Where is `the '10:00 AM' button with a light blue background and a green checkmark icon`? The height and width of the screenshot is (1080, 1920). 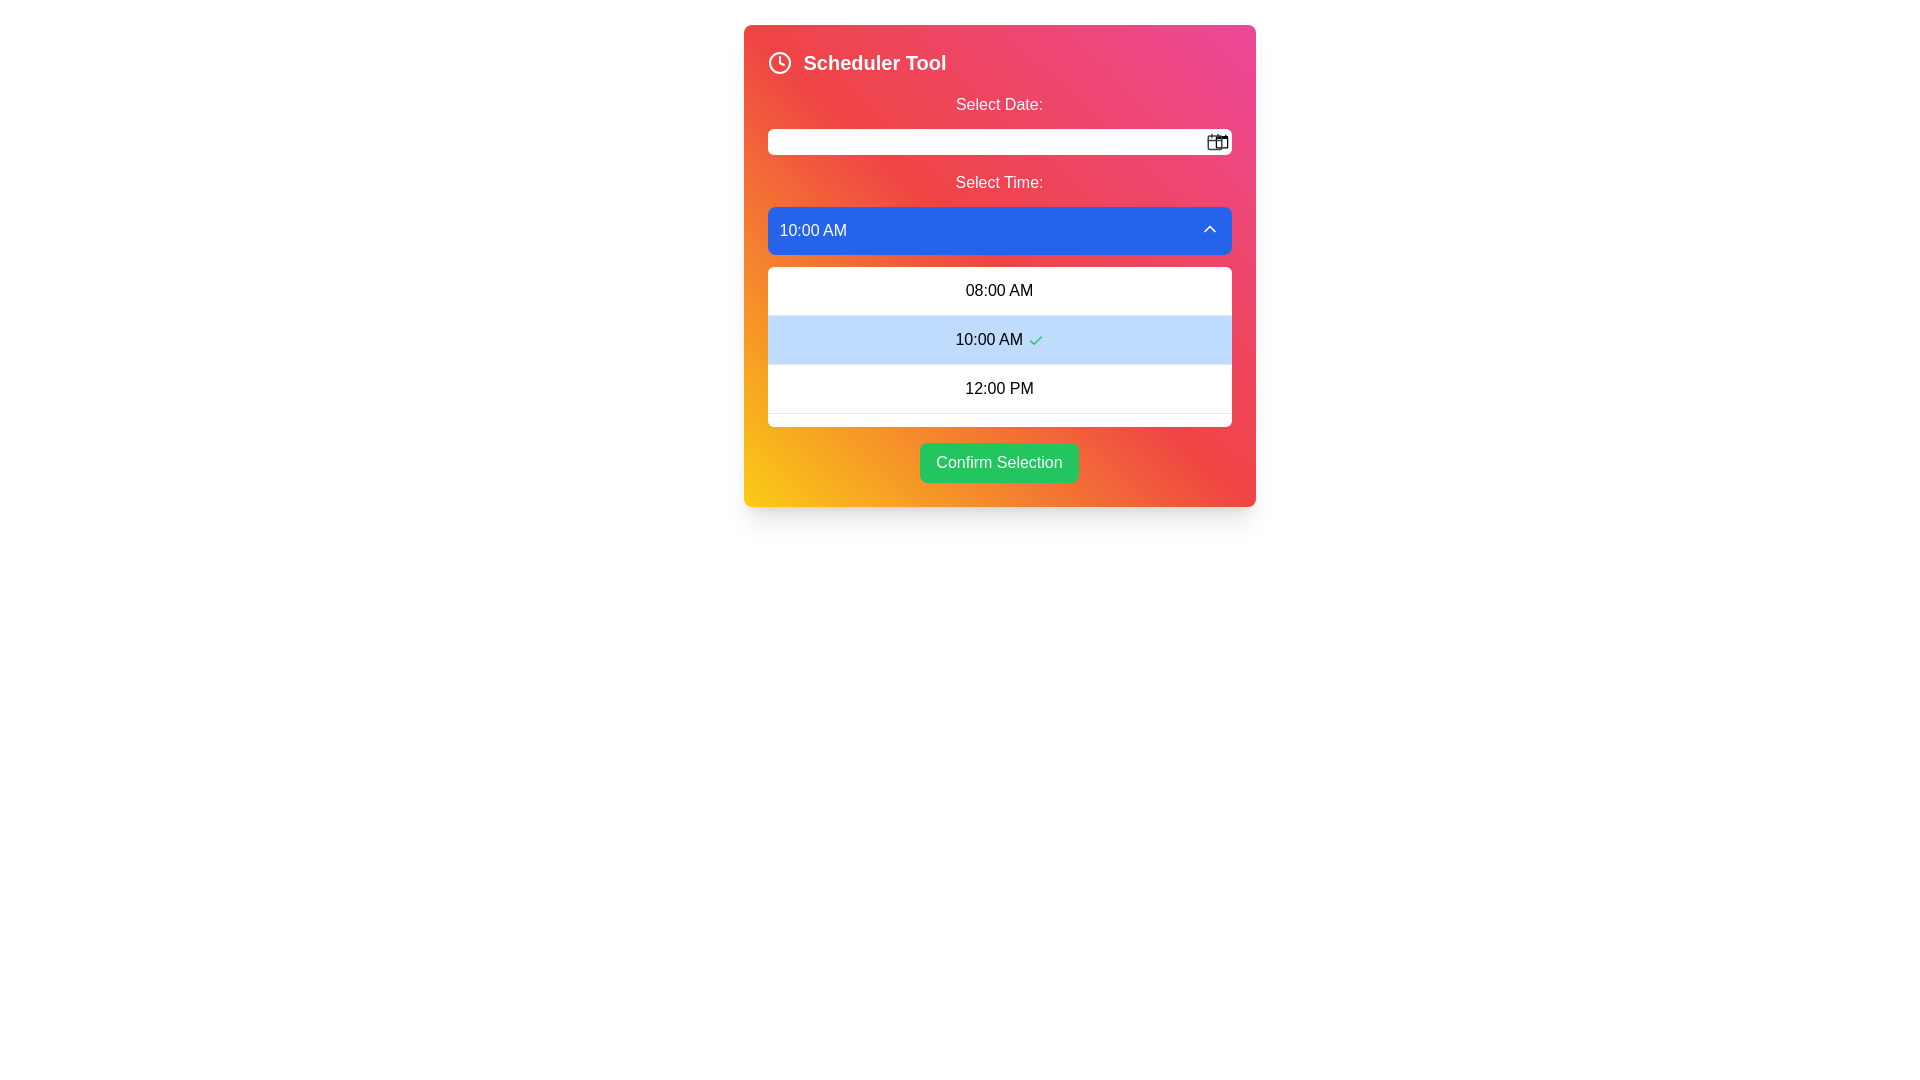 the '10:00 AM' button with a light blue background and a green checkmark icon is located at coordinates (999, 338).